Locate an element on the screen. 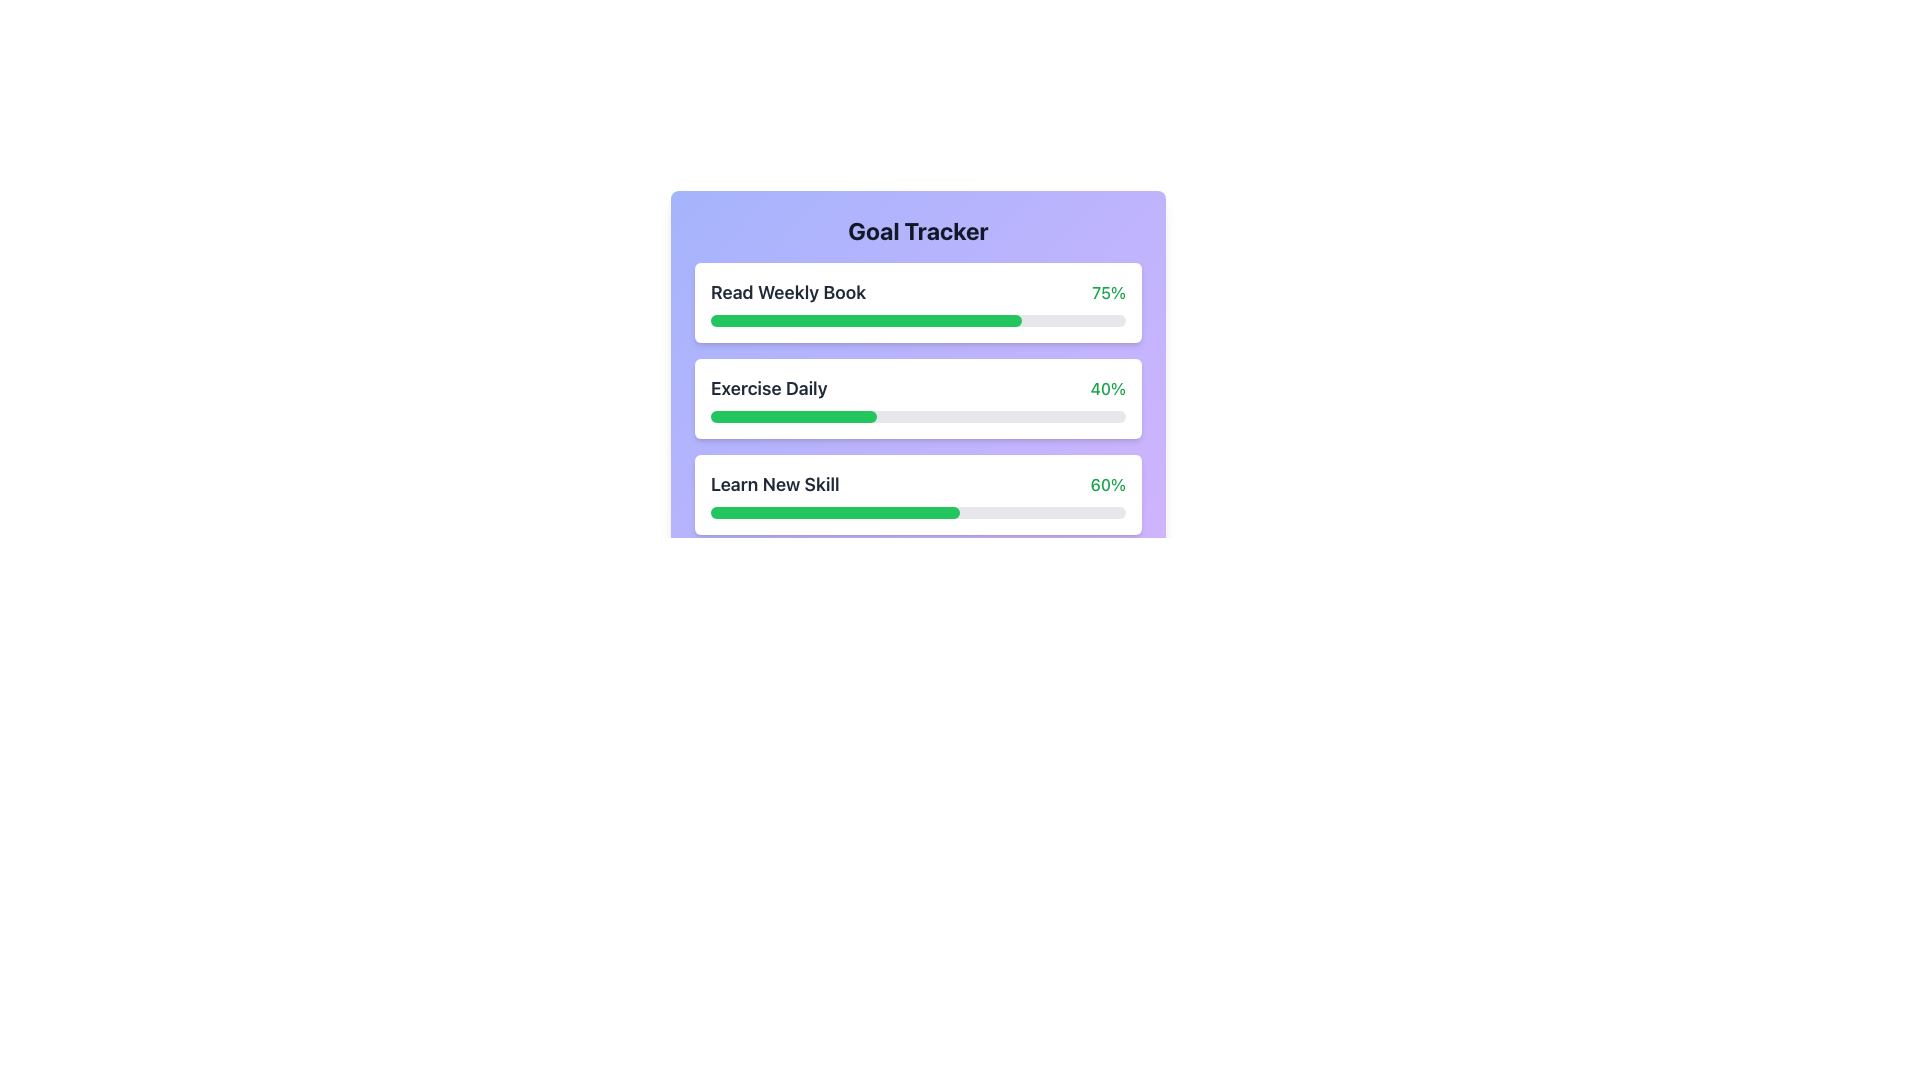 This screenshot has width=1920, height=1080. the progress bar that represents 75% completion of the 'Read Weekly Book' task, located at the top of the layout is located at coordinates (866, 319).